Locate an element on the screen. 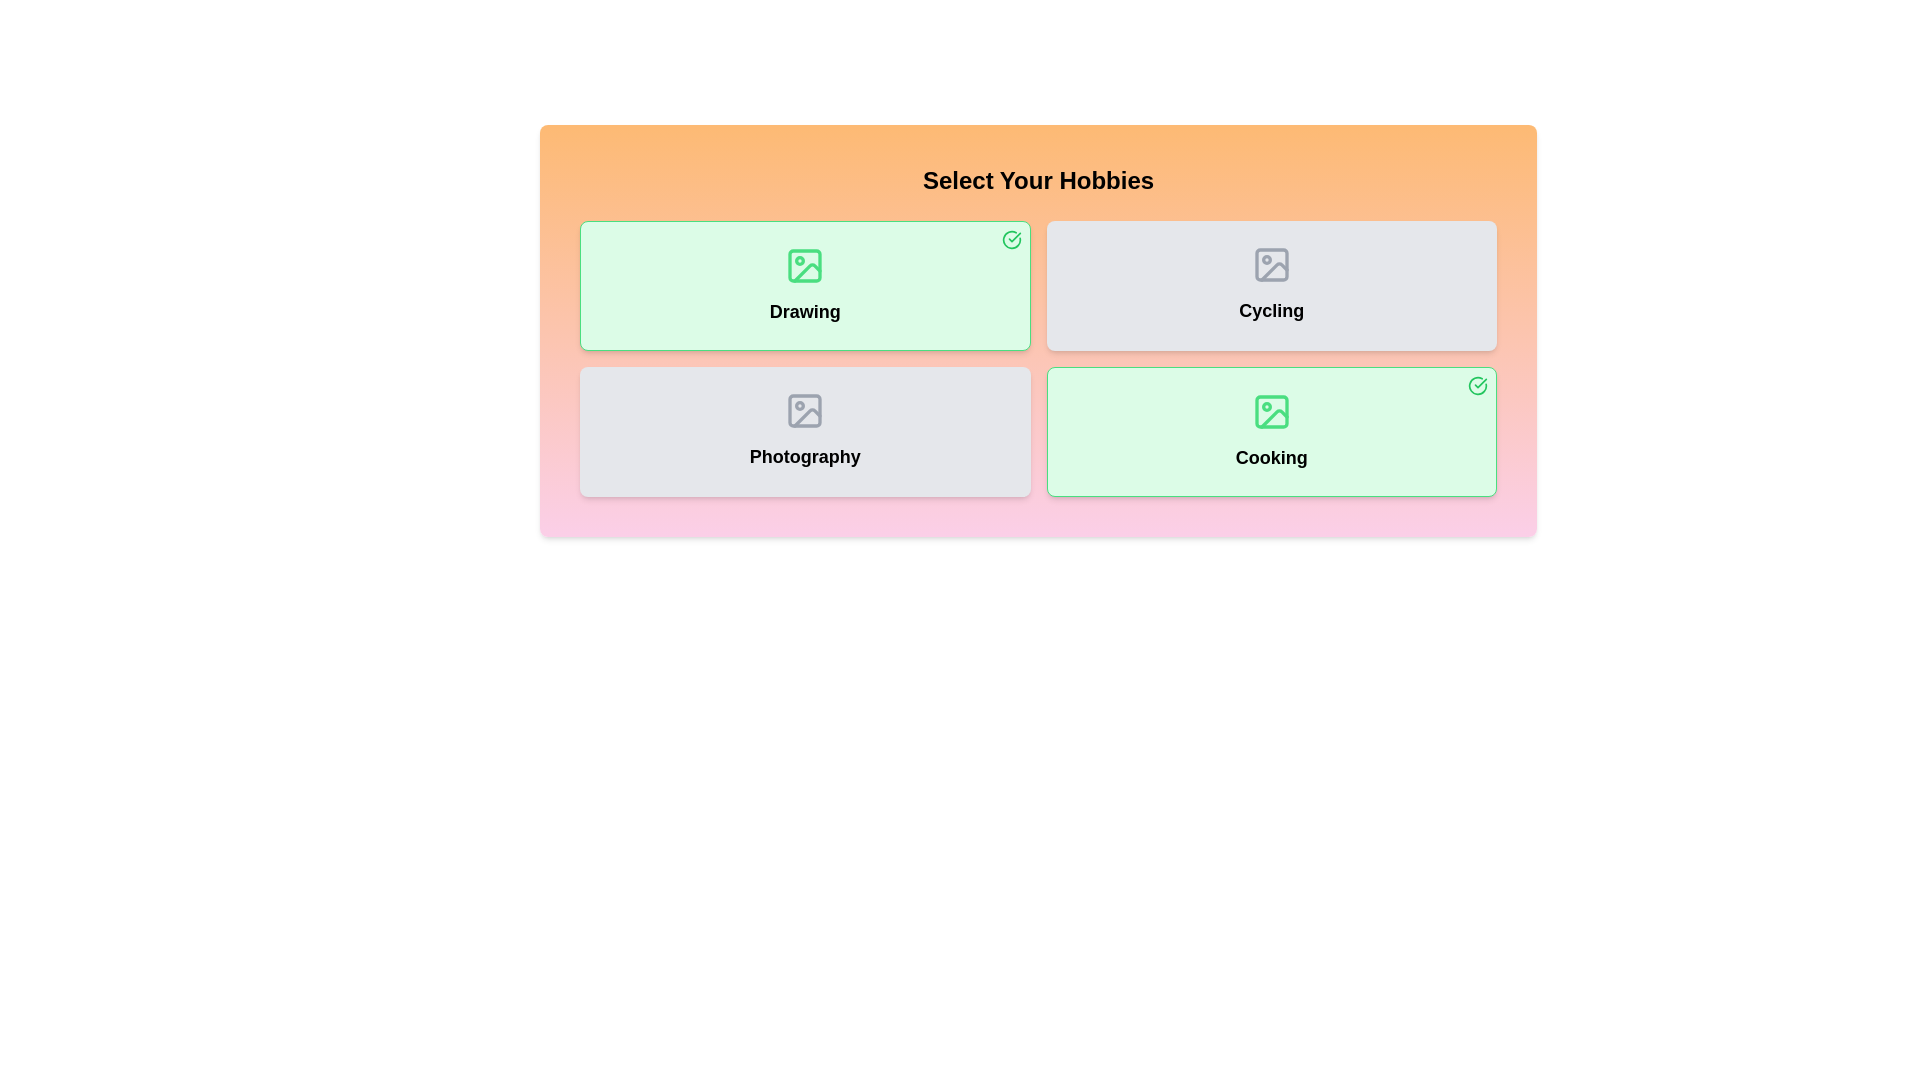 This screenshot has width=1920, height=1080. the hobby Drawing by clicking on its card is located at coordinates (805, 285).